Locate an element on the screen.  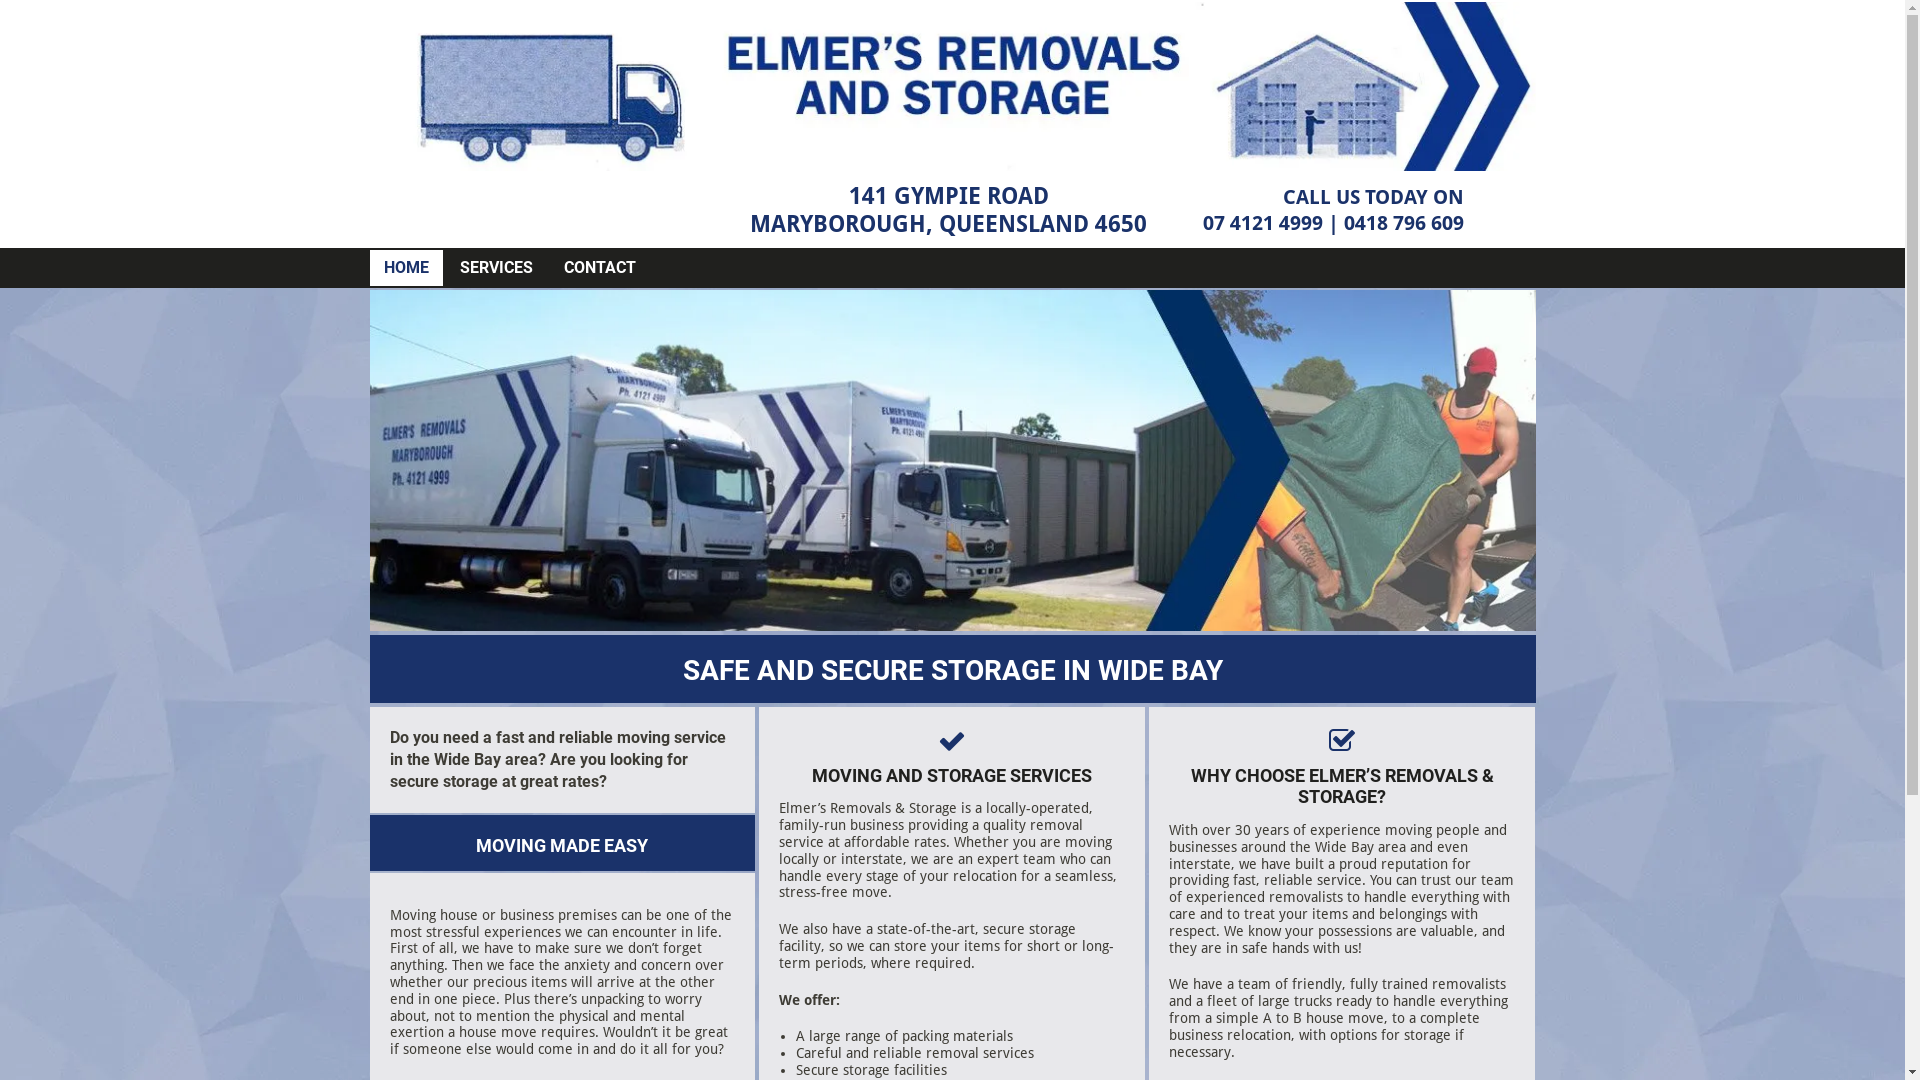
'SERVICES' is located at coordinates (459, 266).